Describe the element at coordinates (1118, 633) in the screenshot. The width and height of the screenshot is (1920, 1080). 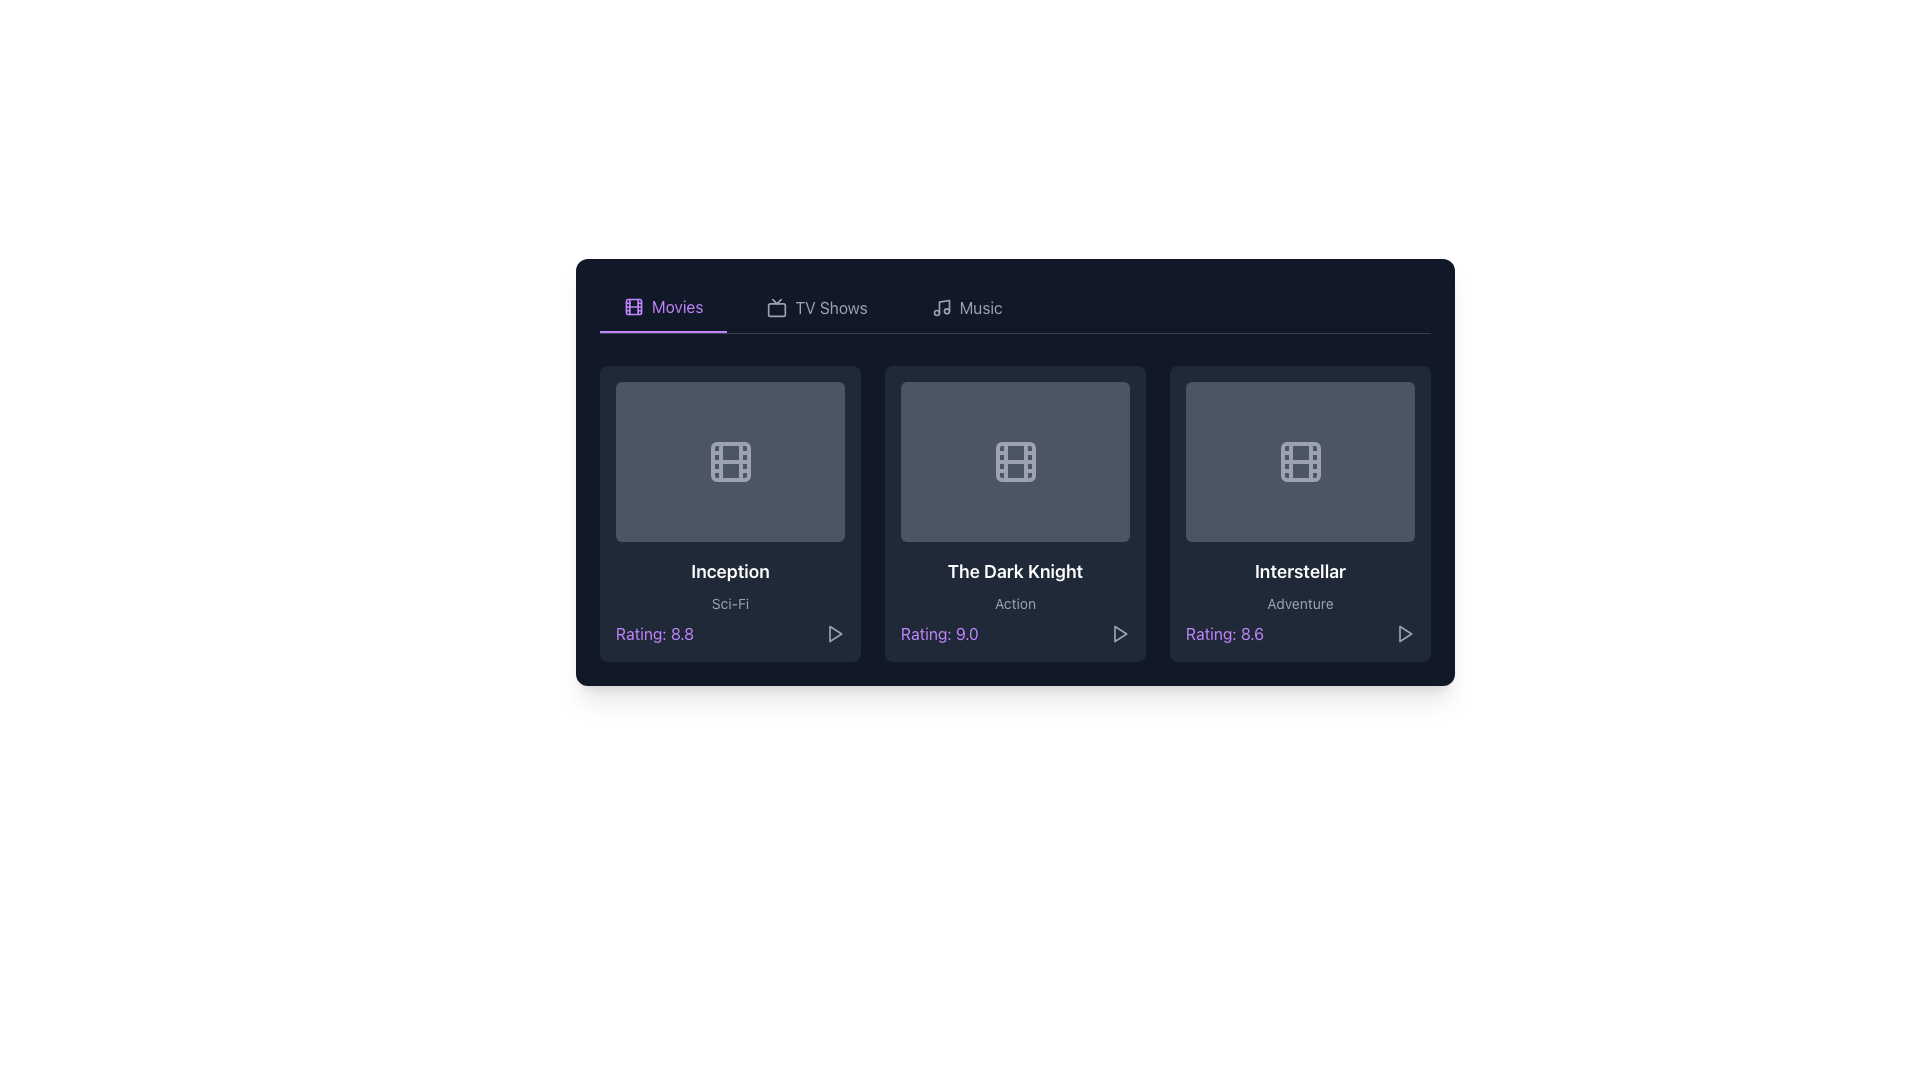
I see `the play button located in the lower-right corner of the card for 'The Dark Knight'` at that location.